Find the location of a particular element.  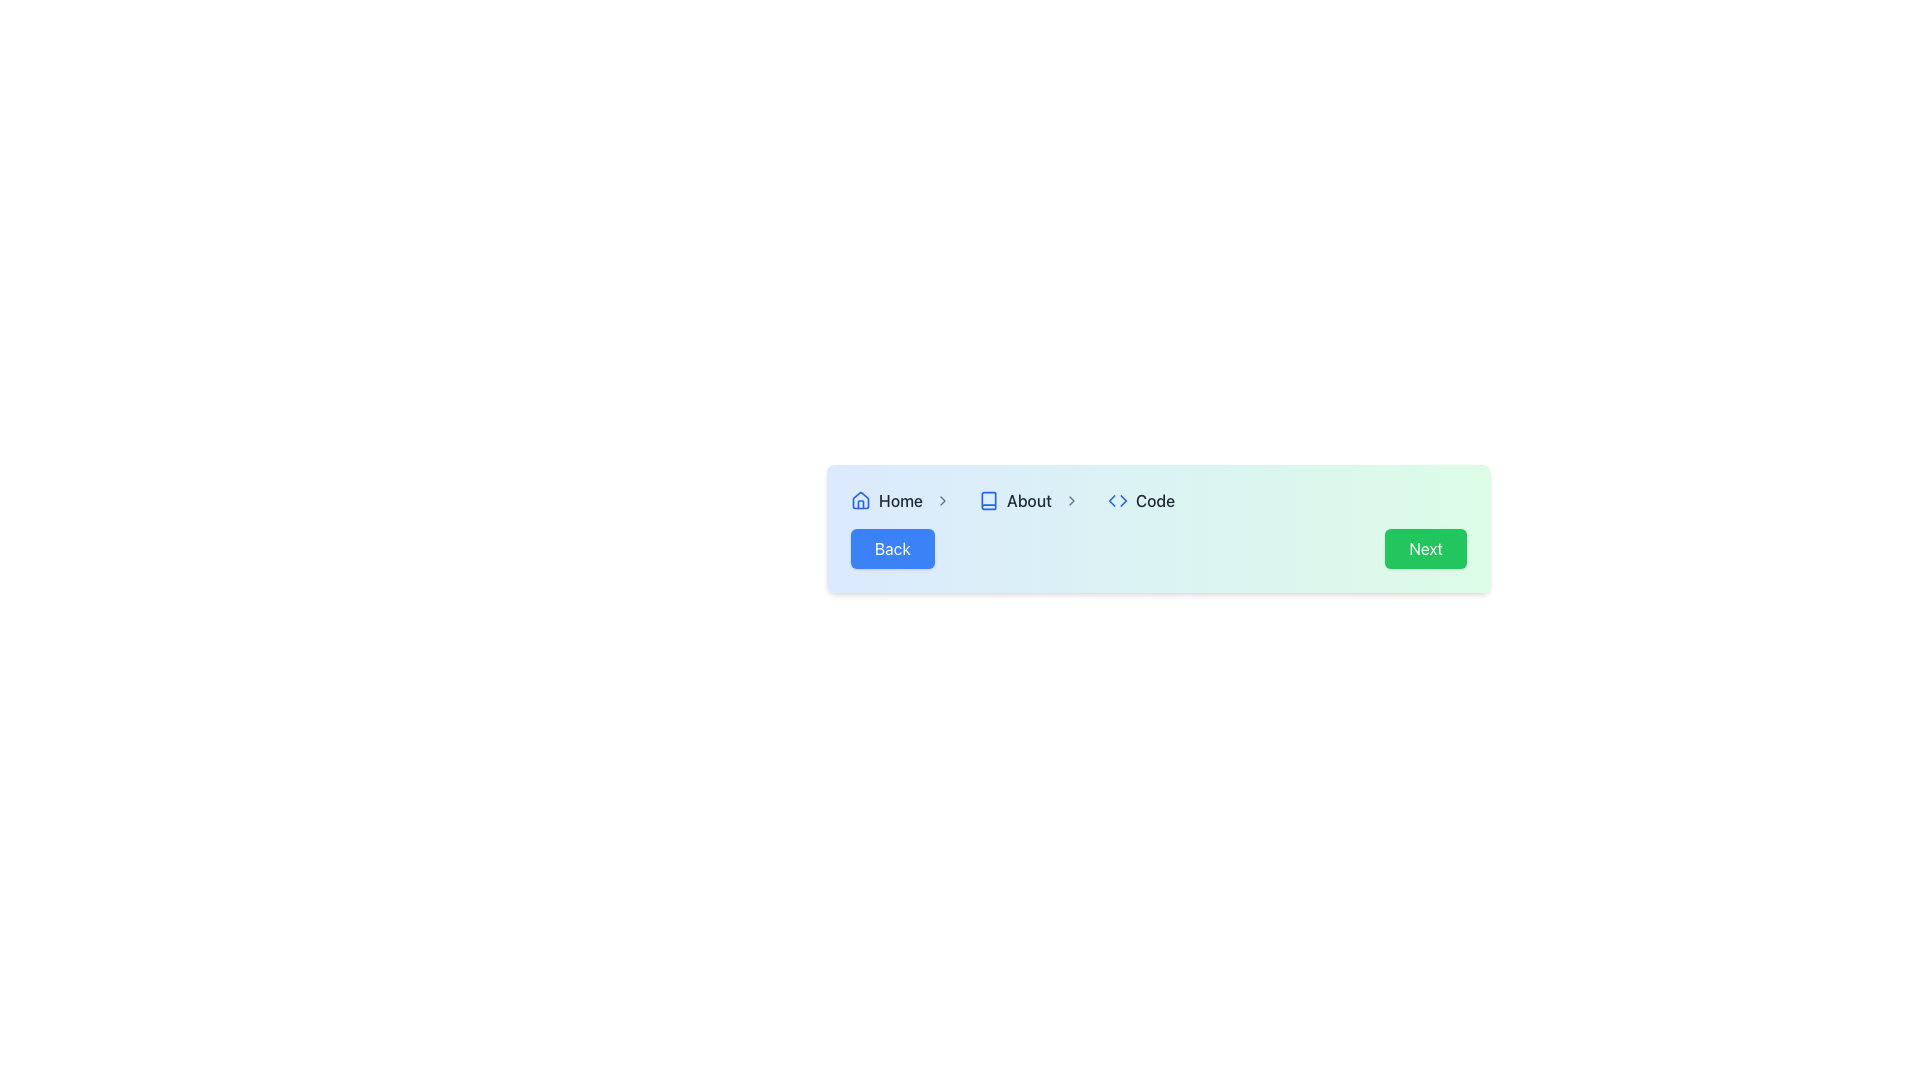

the blue house icon located to the left of the 'Home' text label to visit the home page is located at coordinates (860, 500).